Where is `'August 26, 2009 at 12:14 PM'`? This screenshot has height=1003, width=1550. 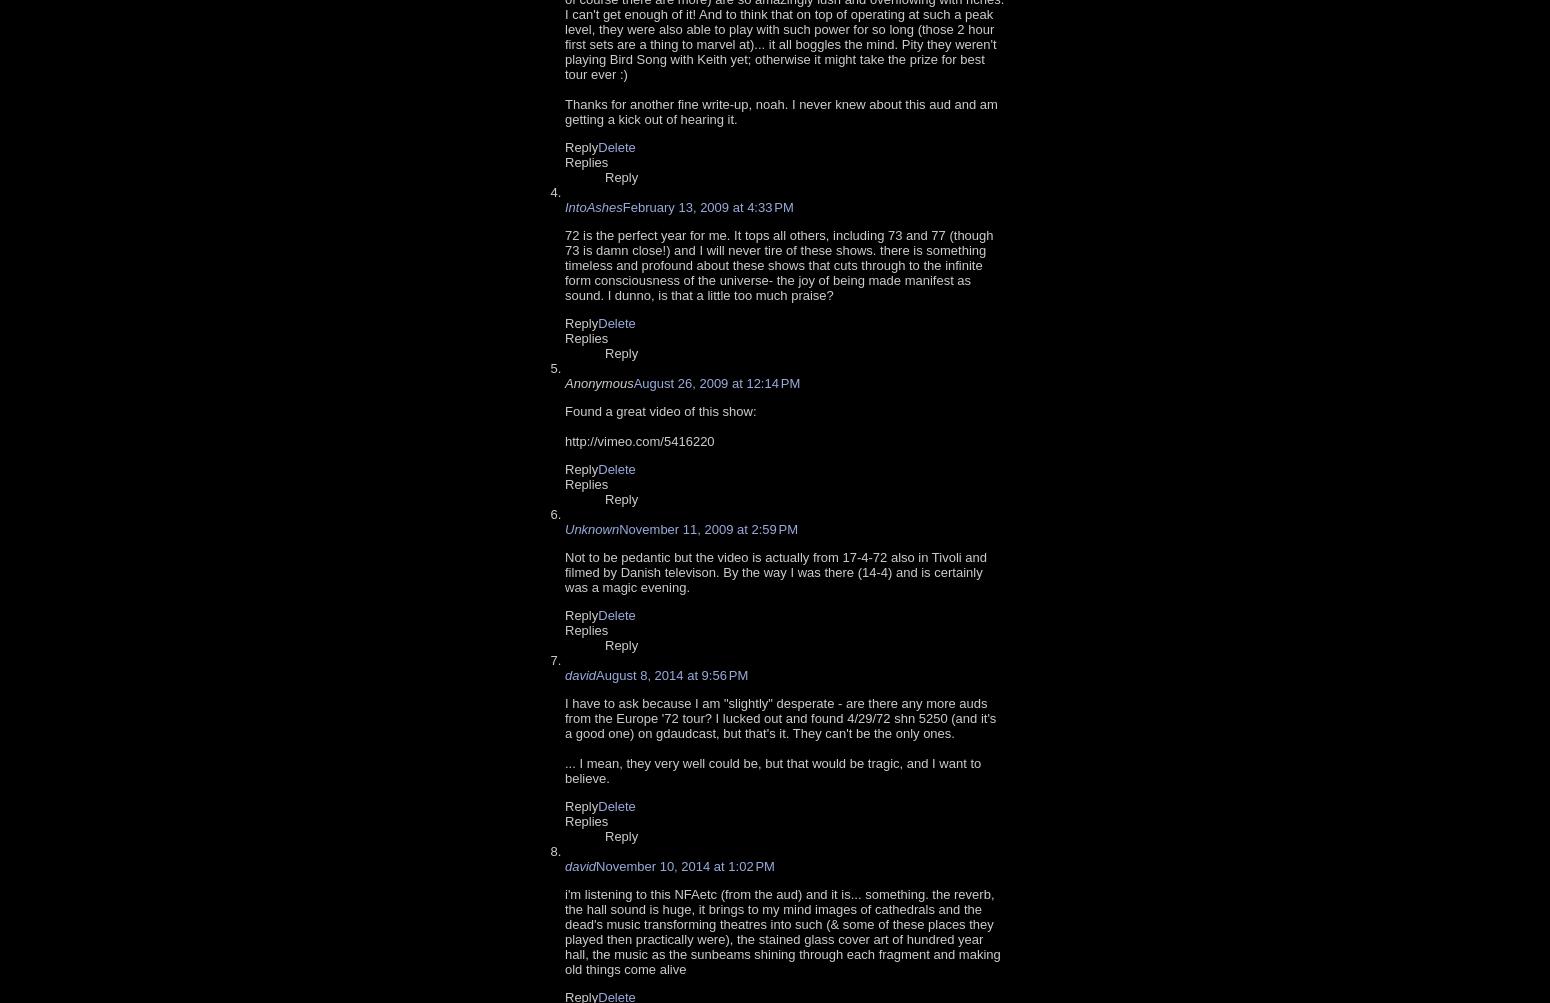
'August 26, 2009 at 12:14 PM' is located at coordinates (632, 381).